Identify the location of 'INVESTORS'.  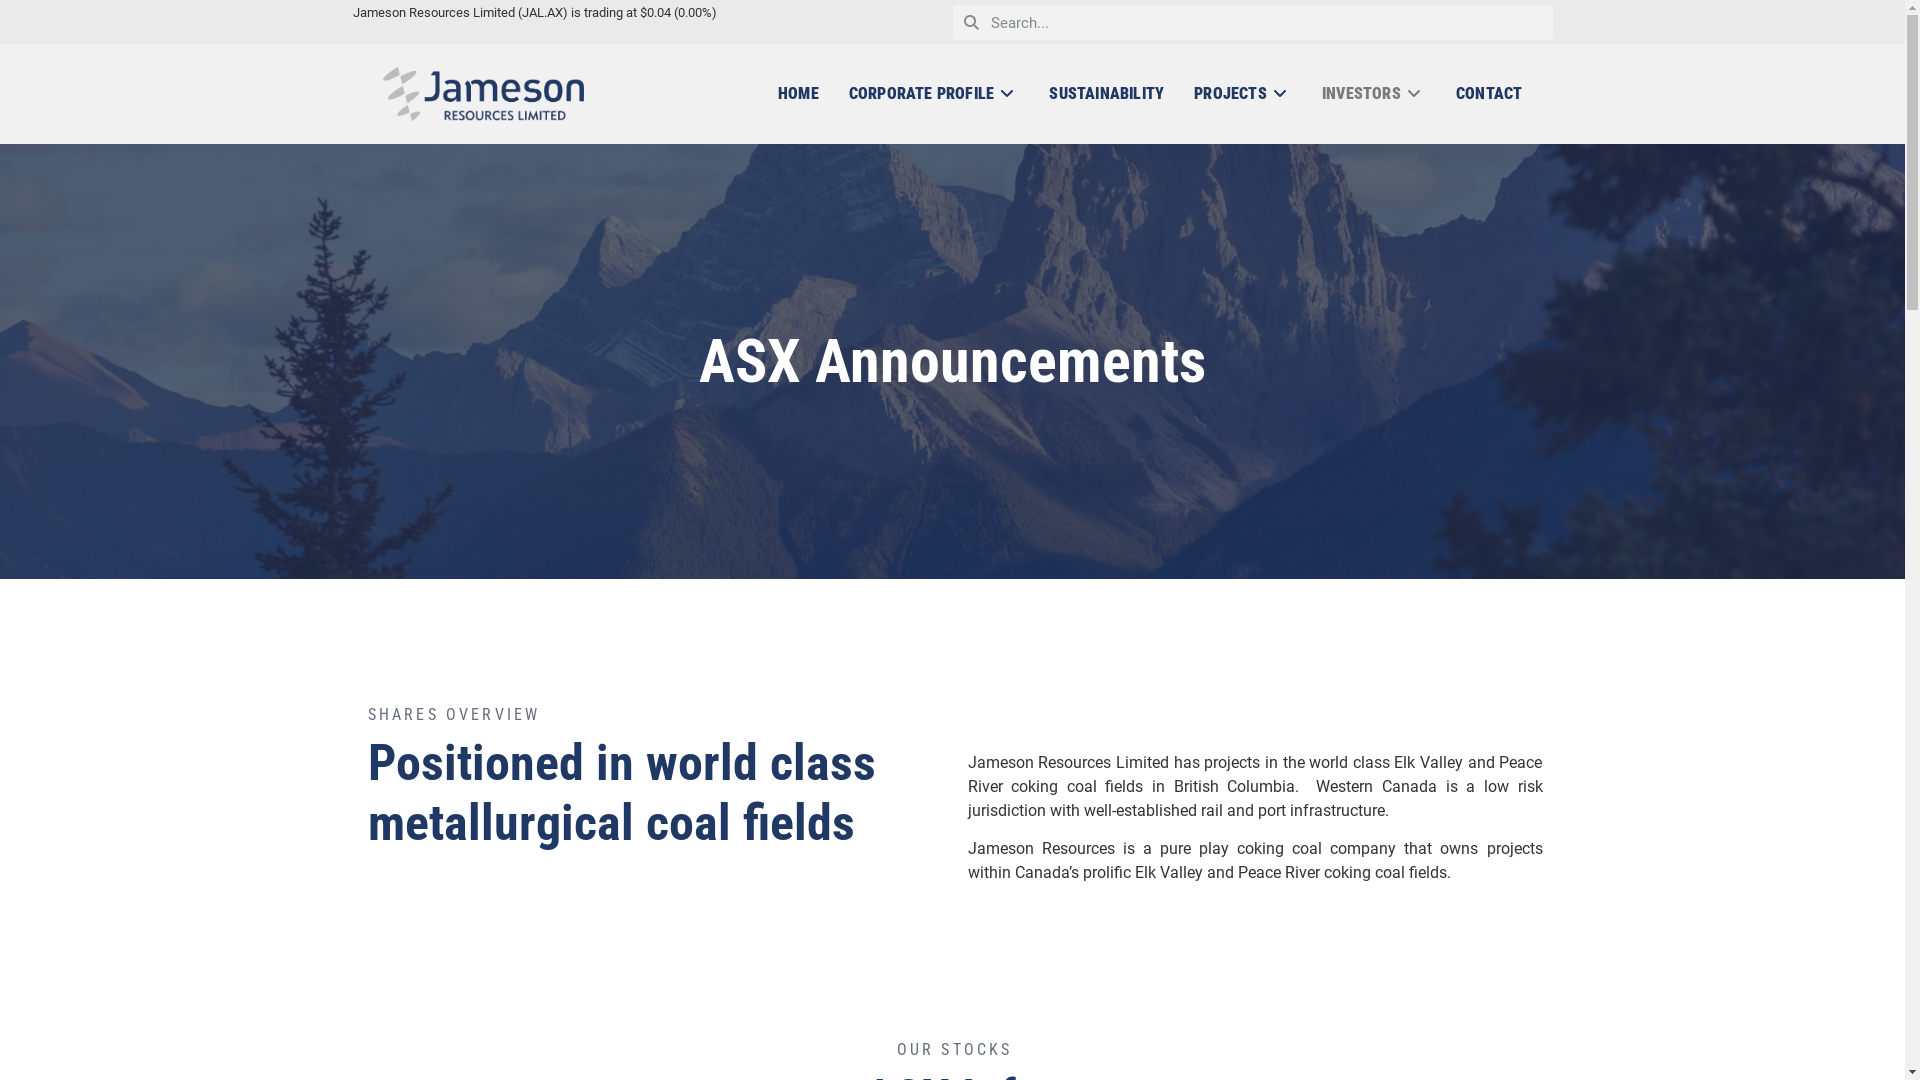
(1306, 93).